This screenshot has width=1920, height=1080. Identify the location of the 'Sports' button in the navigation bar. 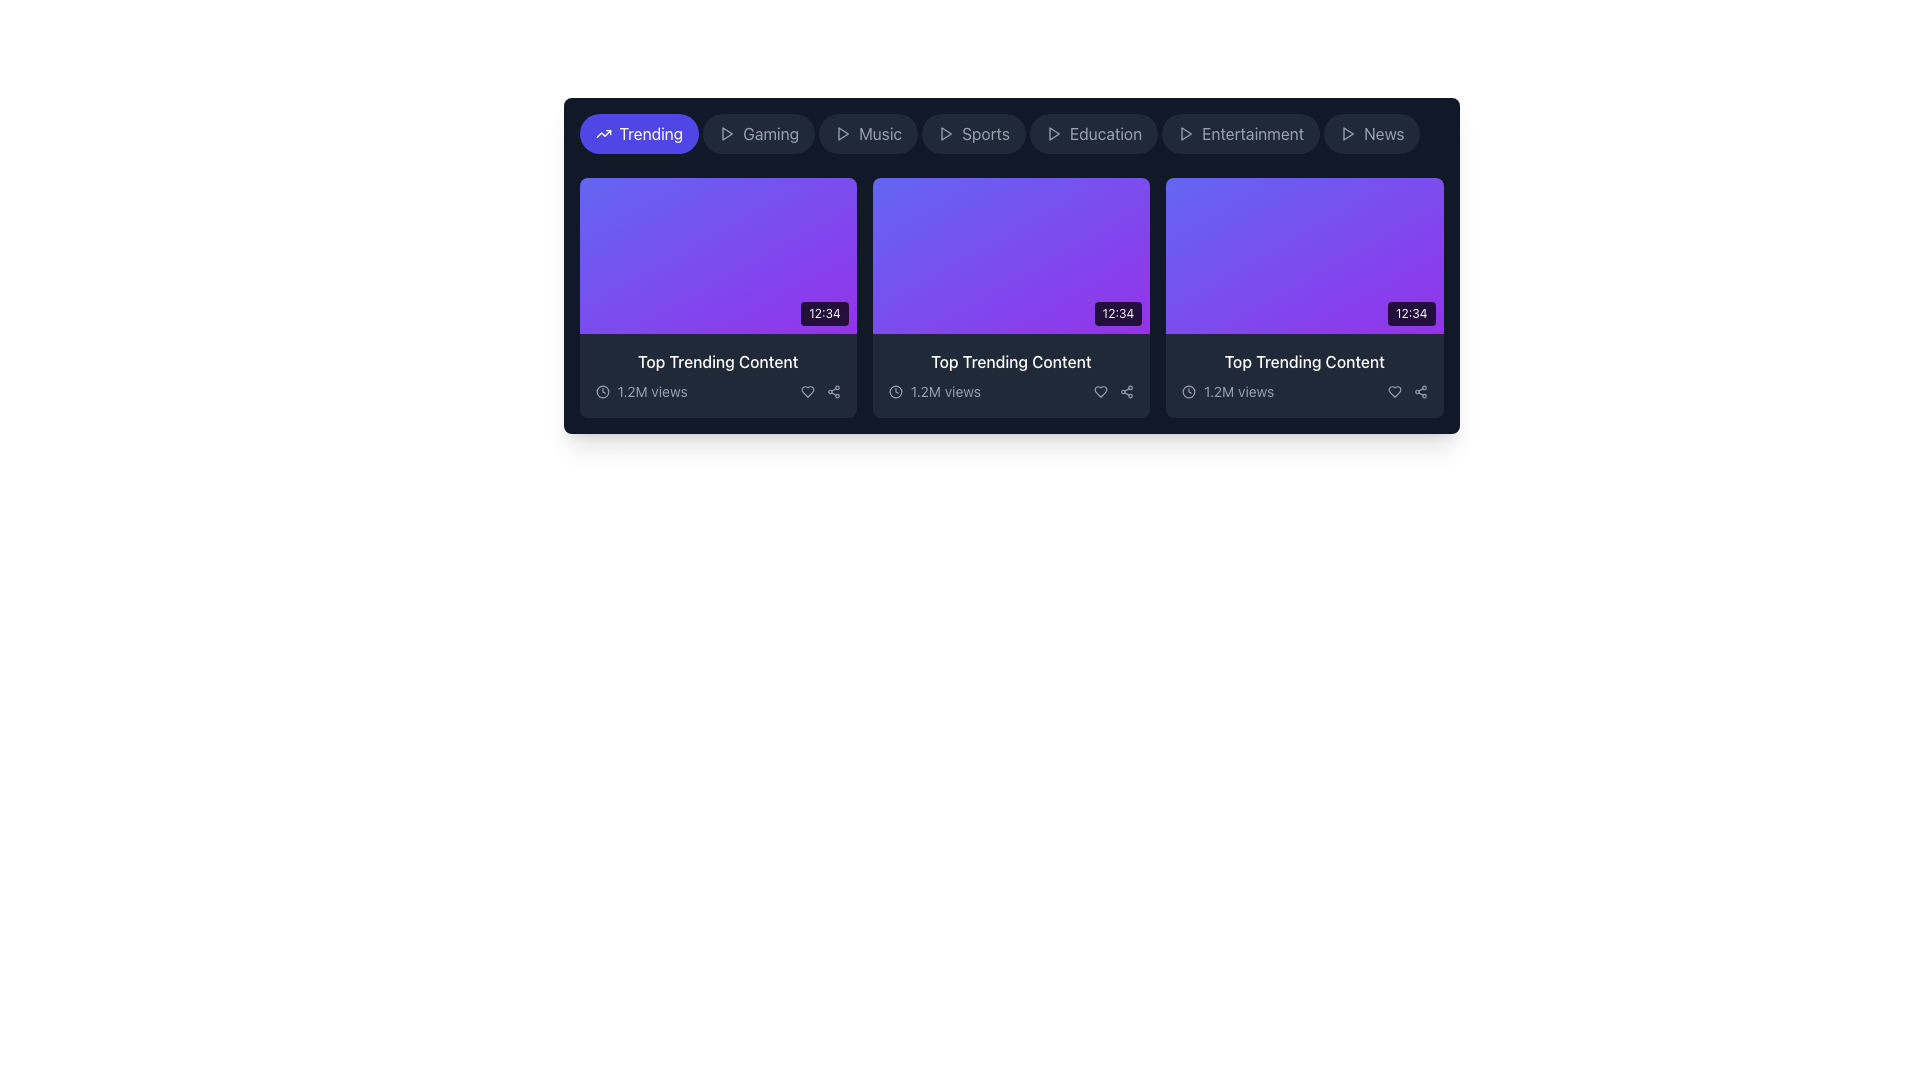
(1011, 134).